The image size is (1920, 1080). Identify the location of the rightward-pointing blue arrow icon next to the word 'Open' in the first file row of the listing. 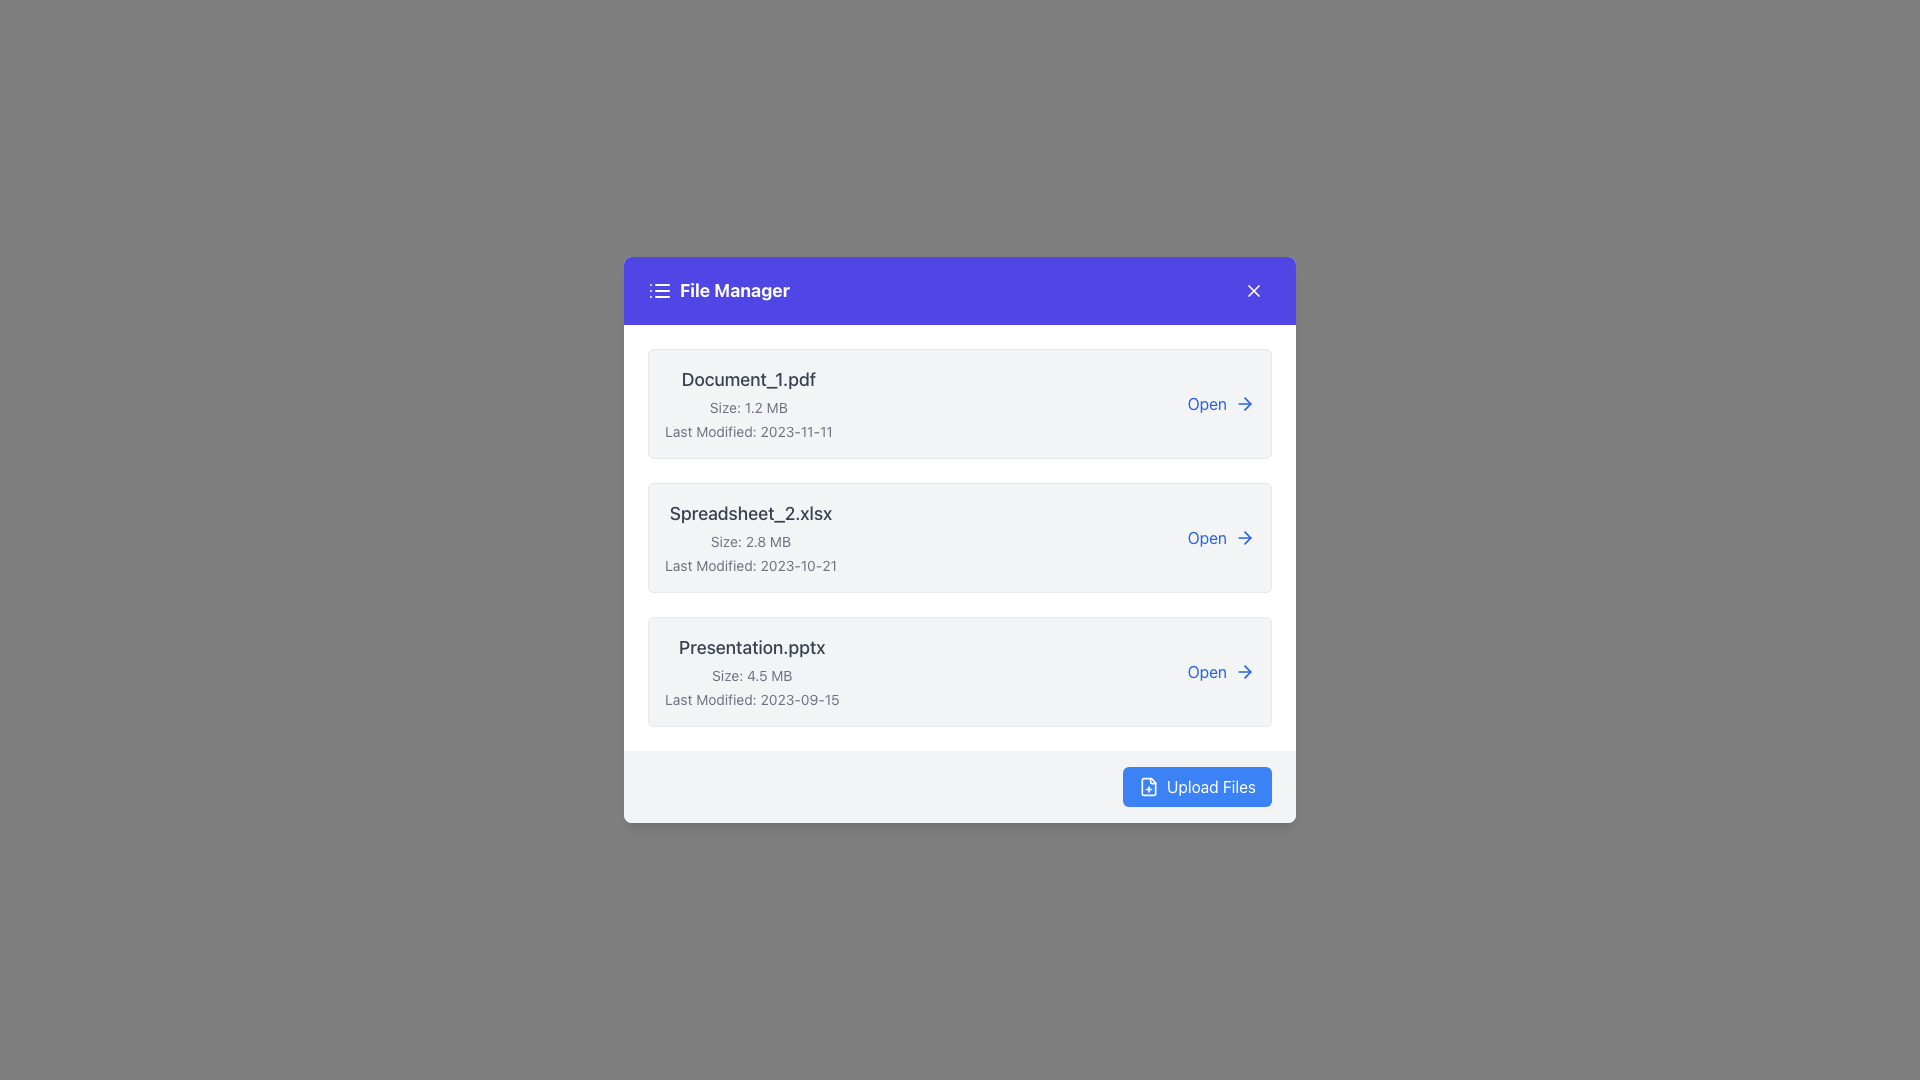
(1243, 404).